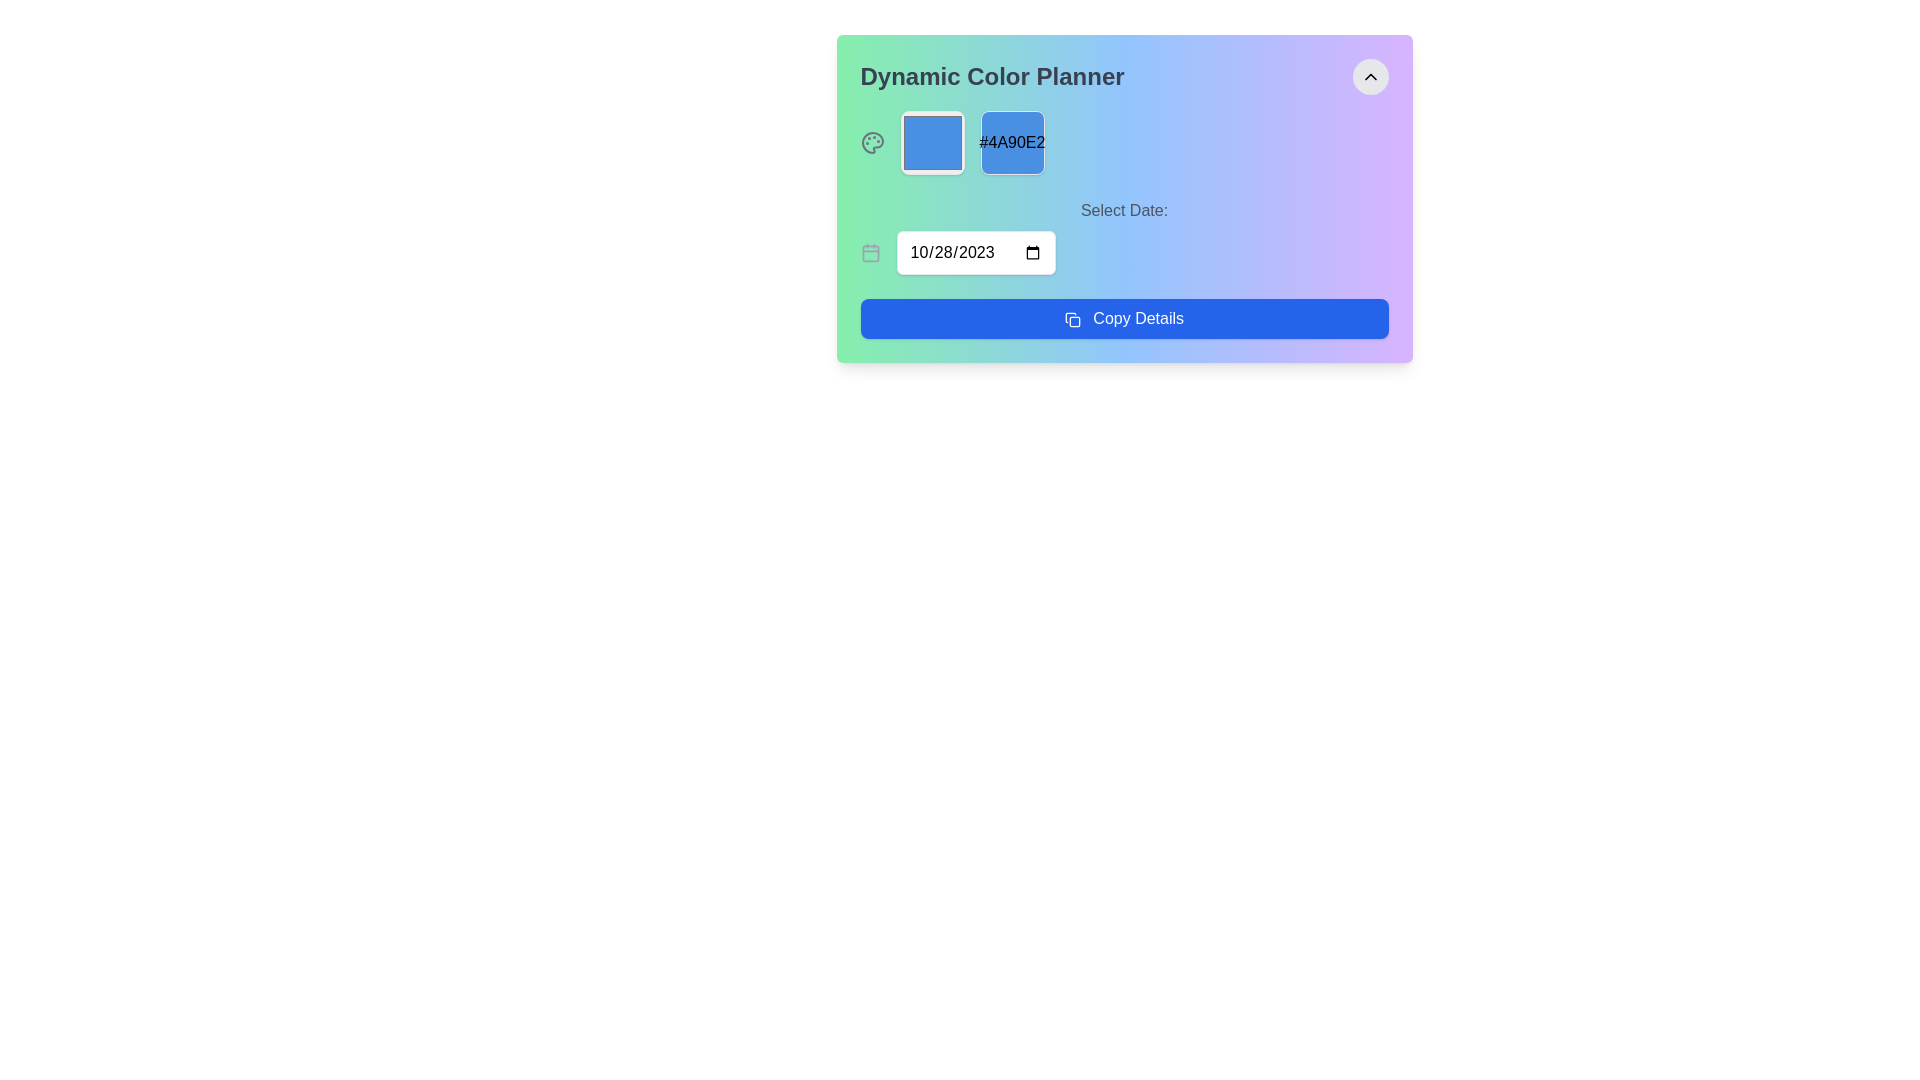  What do you see at coordinates (1012, 141) in the screenshot?
I see `text label displaying the hexadecimal color code '#4A90E2', which is centered within a rounded blue square box near the top-right of the card interface` at bounding box center [1012, 141].